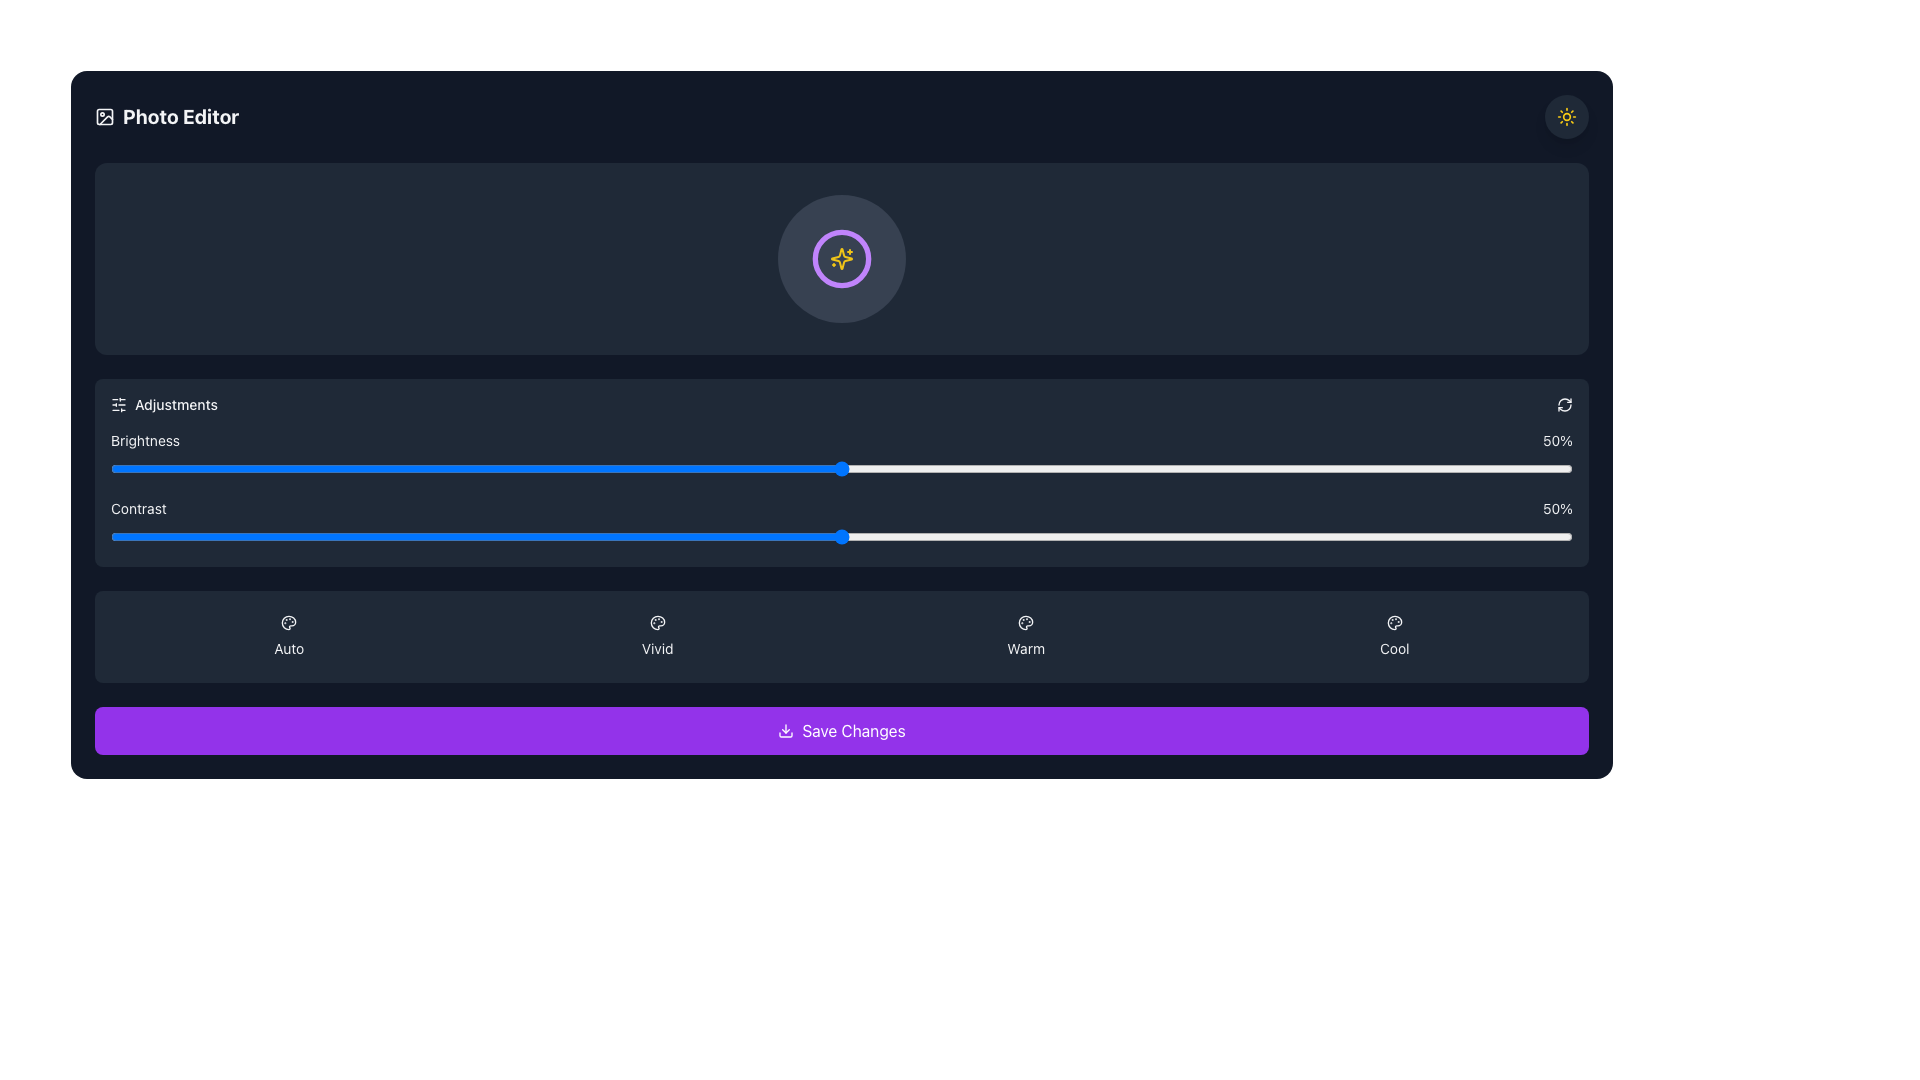 This screenshot has height=1080, width=1920. What do you see at coordinates (657, 622) in the screenshot?
I see `the decorative icon related to the 'palette' or 'vivid color settings' functionality, located near the 'Vivid' button, which is the second button in the bottom section of the interface` at bounding box center [657, 622].